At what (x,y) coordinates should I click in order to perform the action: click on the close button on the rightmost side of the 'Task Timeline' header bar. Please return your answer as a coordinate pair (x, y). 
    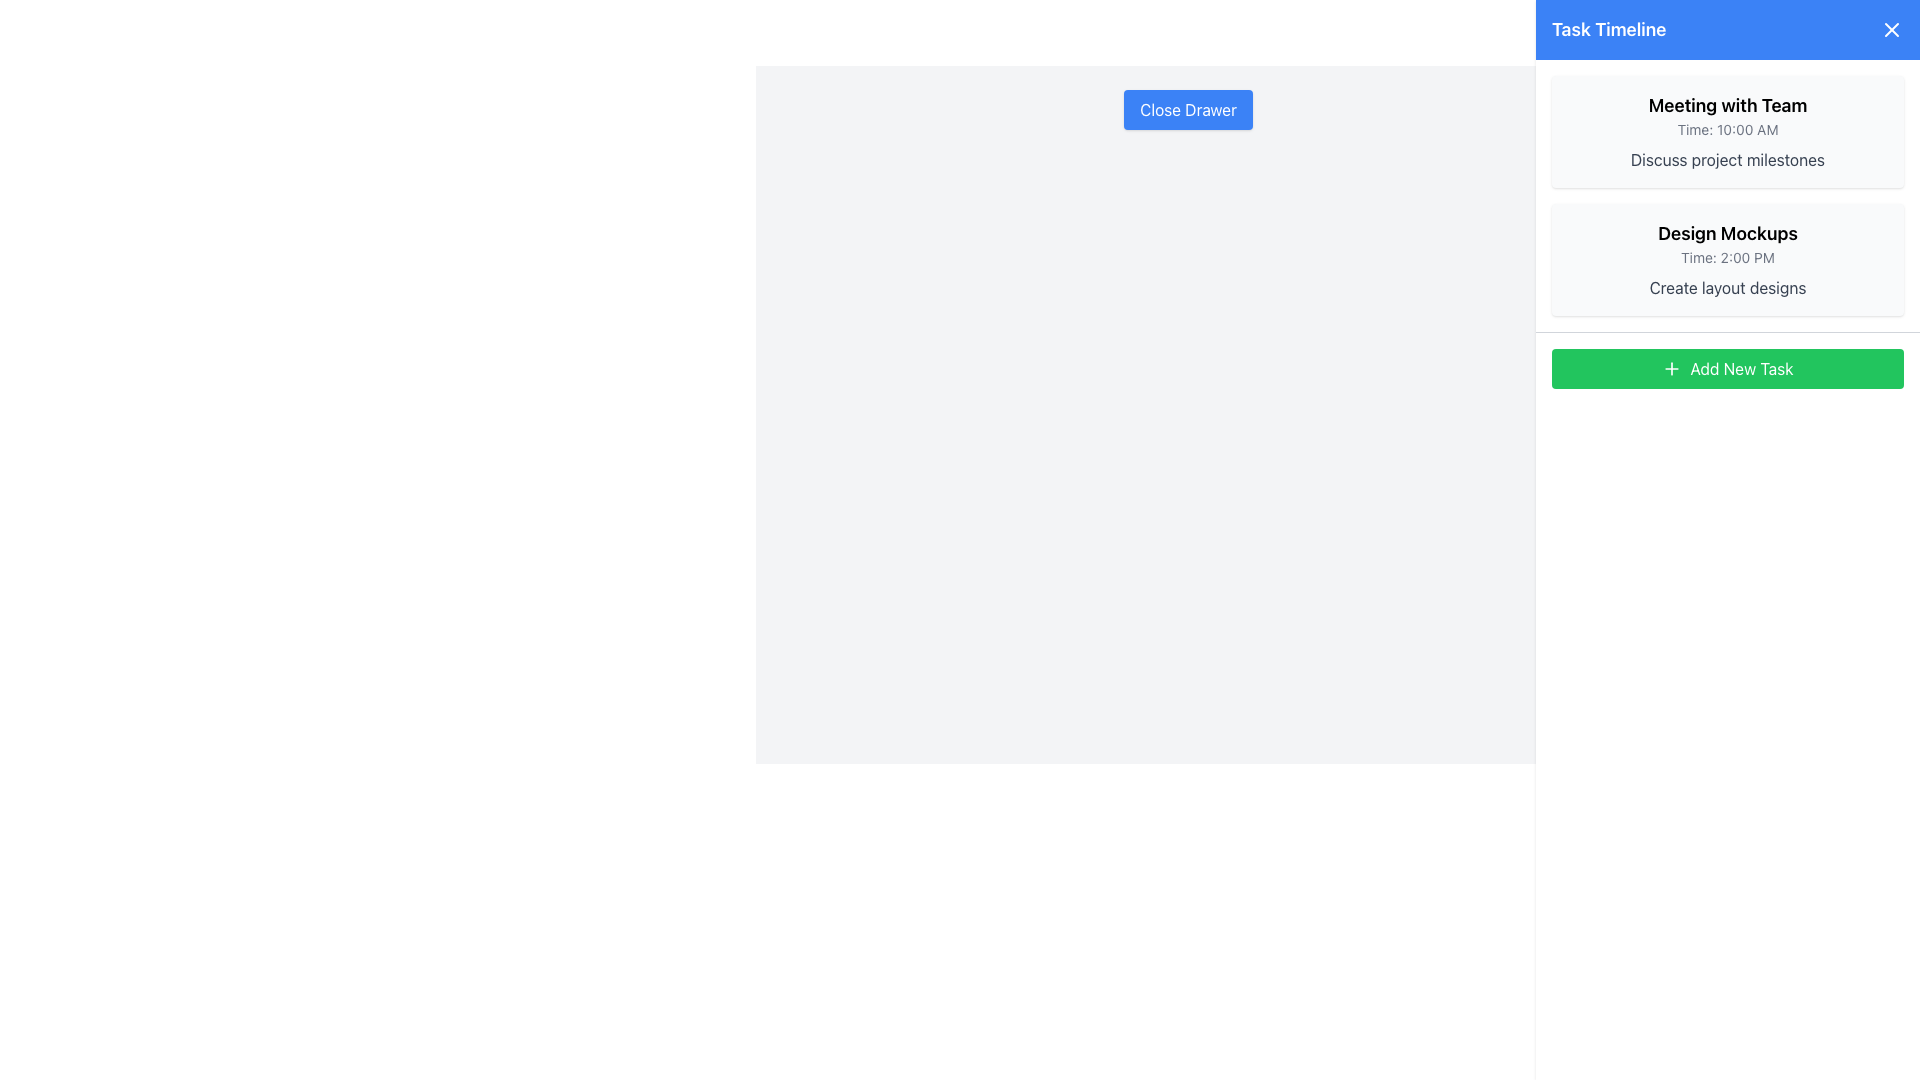
    Looking at the image, I should click on (1890, 30).